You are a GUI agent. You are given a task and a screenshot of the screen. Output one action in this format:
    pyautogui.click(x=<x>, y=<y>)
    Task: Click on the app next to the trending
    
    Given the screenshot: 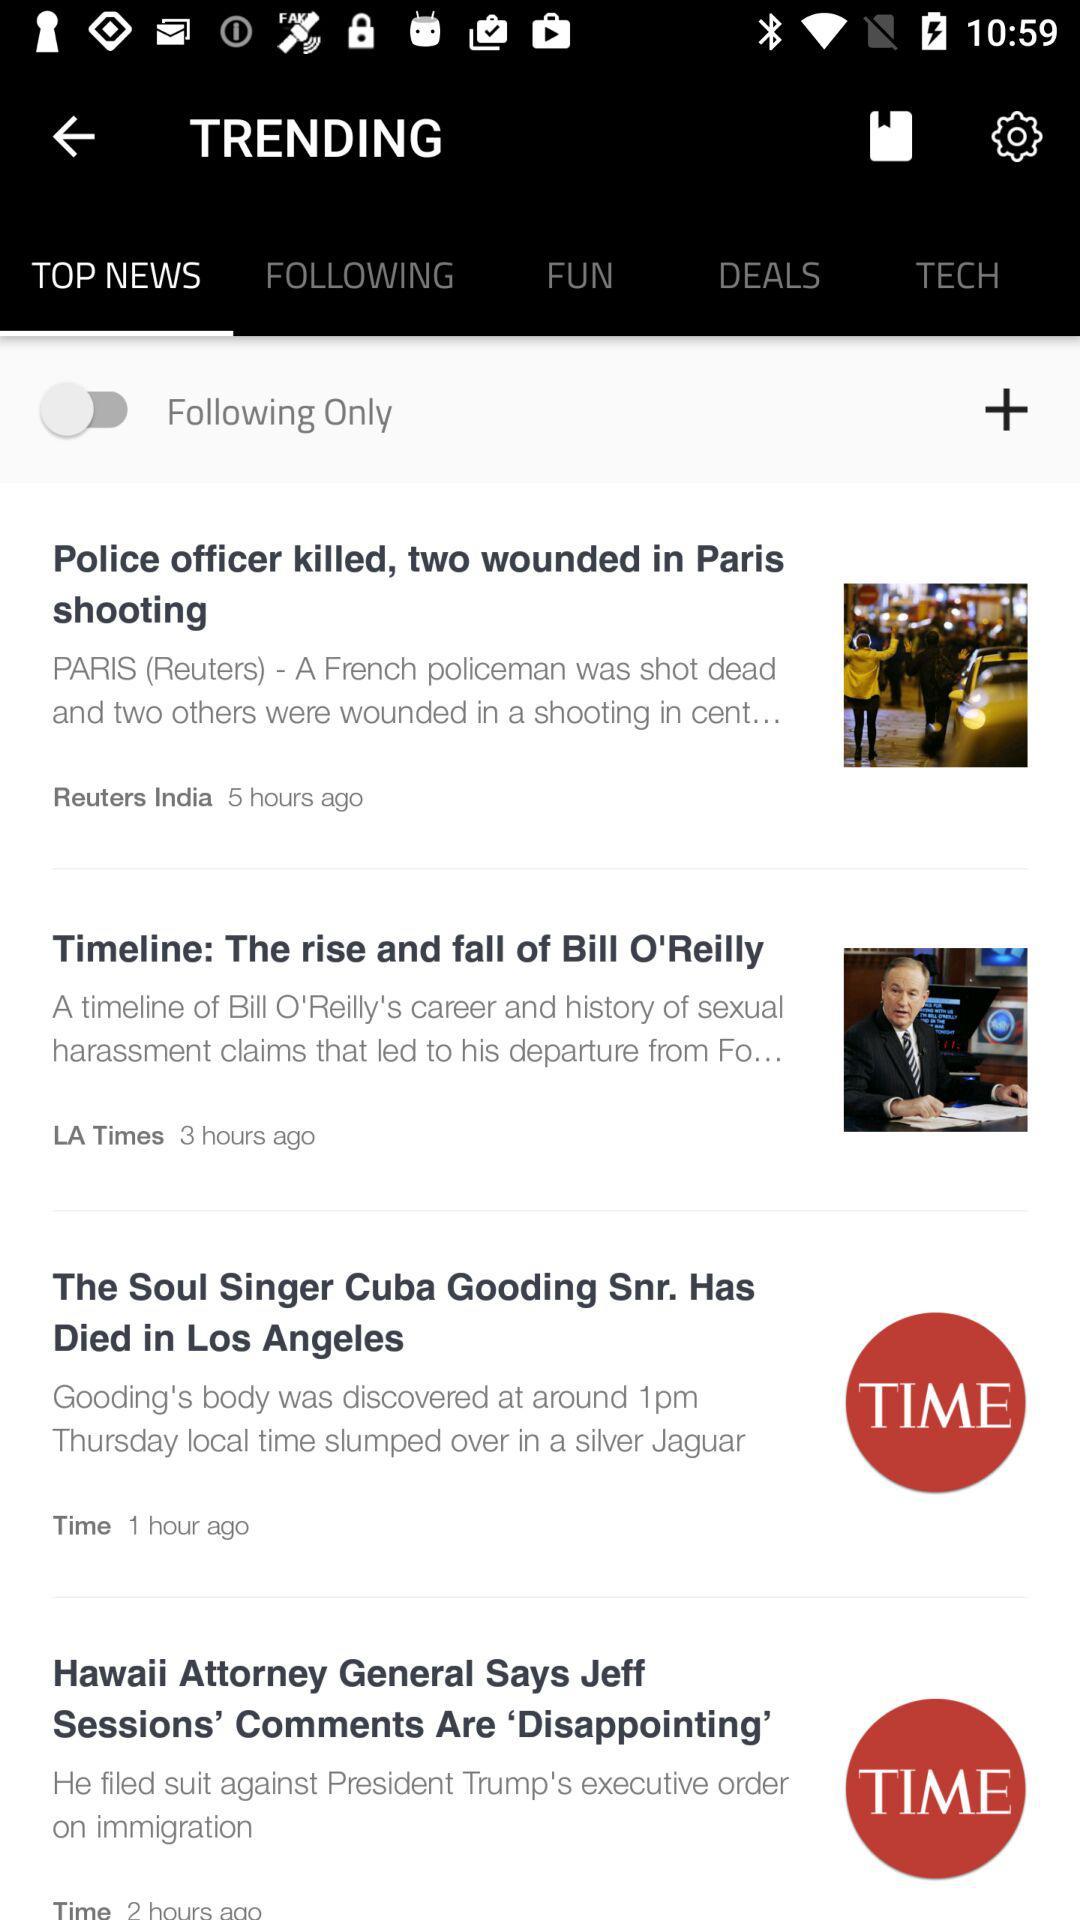 What is the action you would take?
    pyautogui.click(x=890, y=135)
    